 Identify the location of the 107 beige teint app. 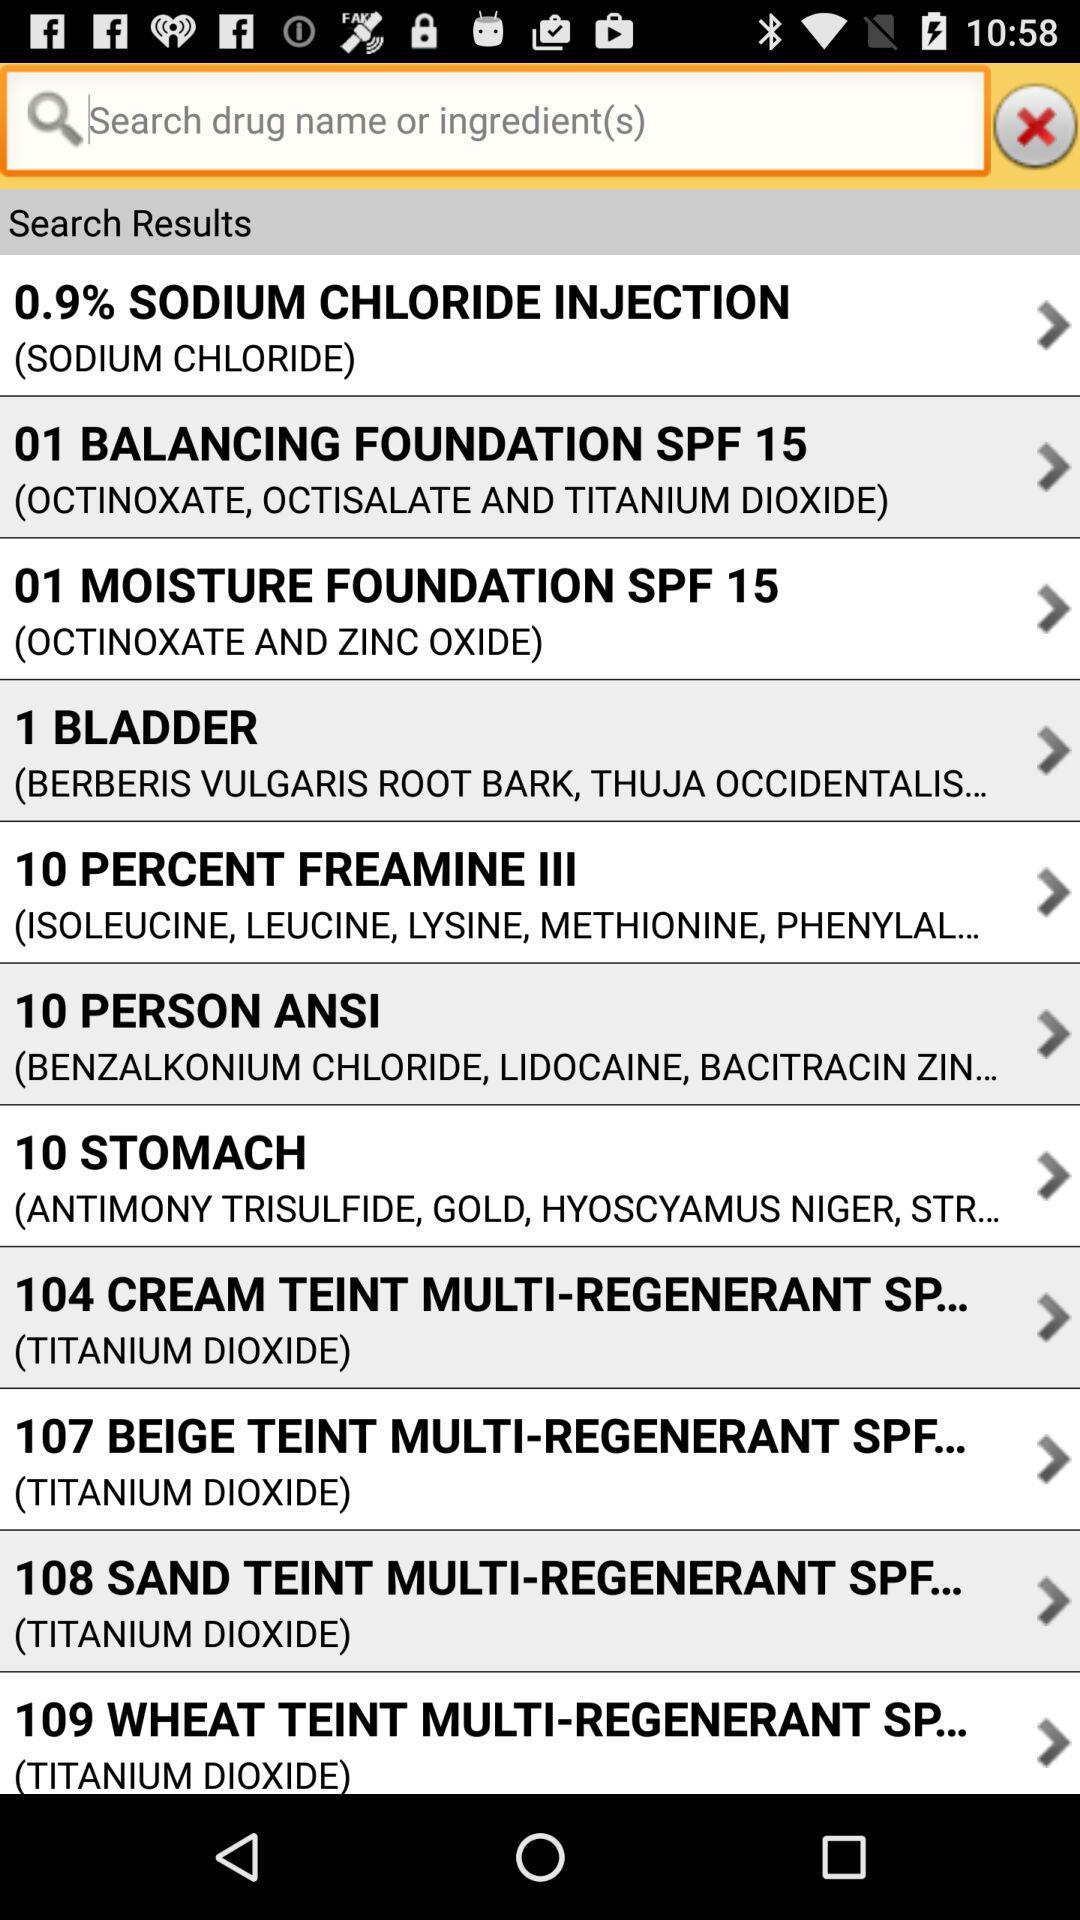
(499, 1433).